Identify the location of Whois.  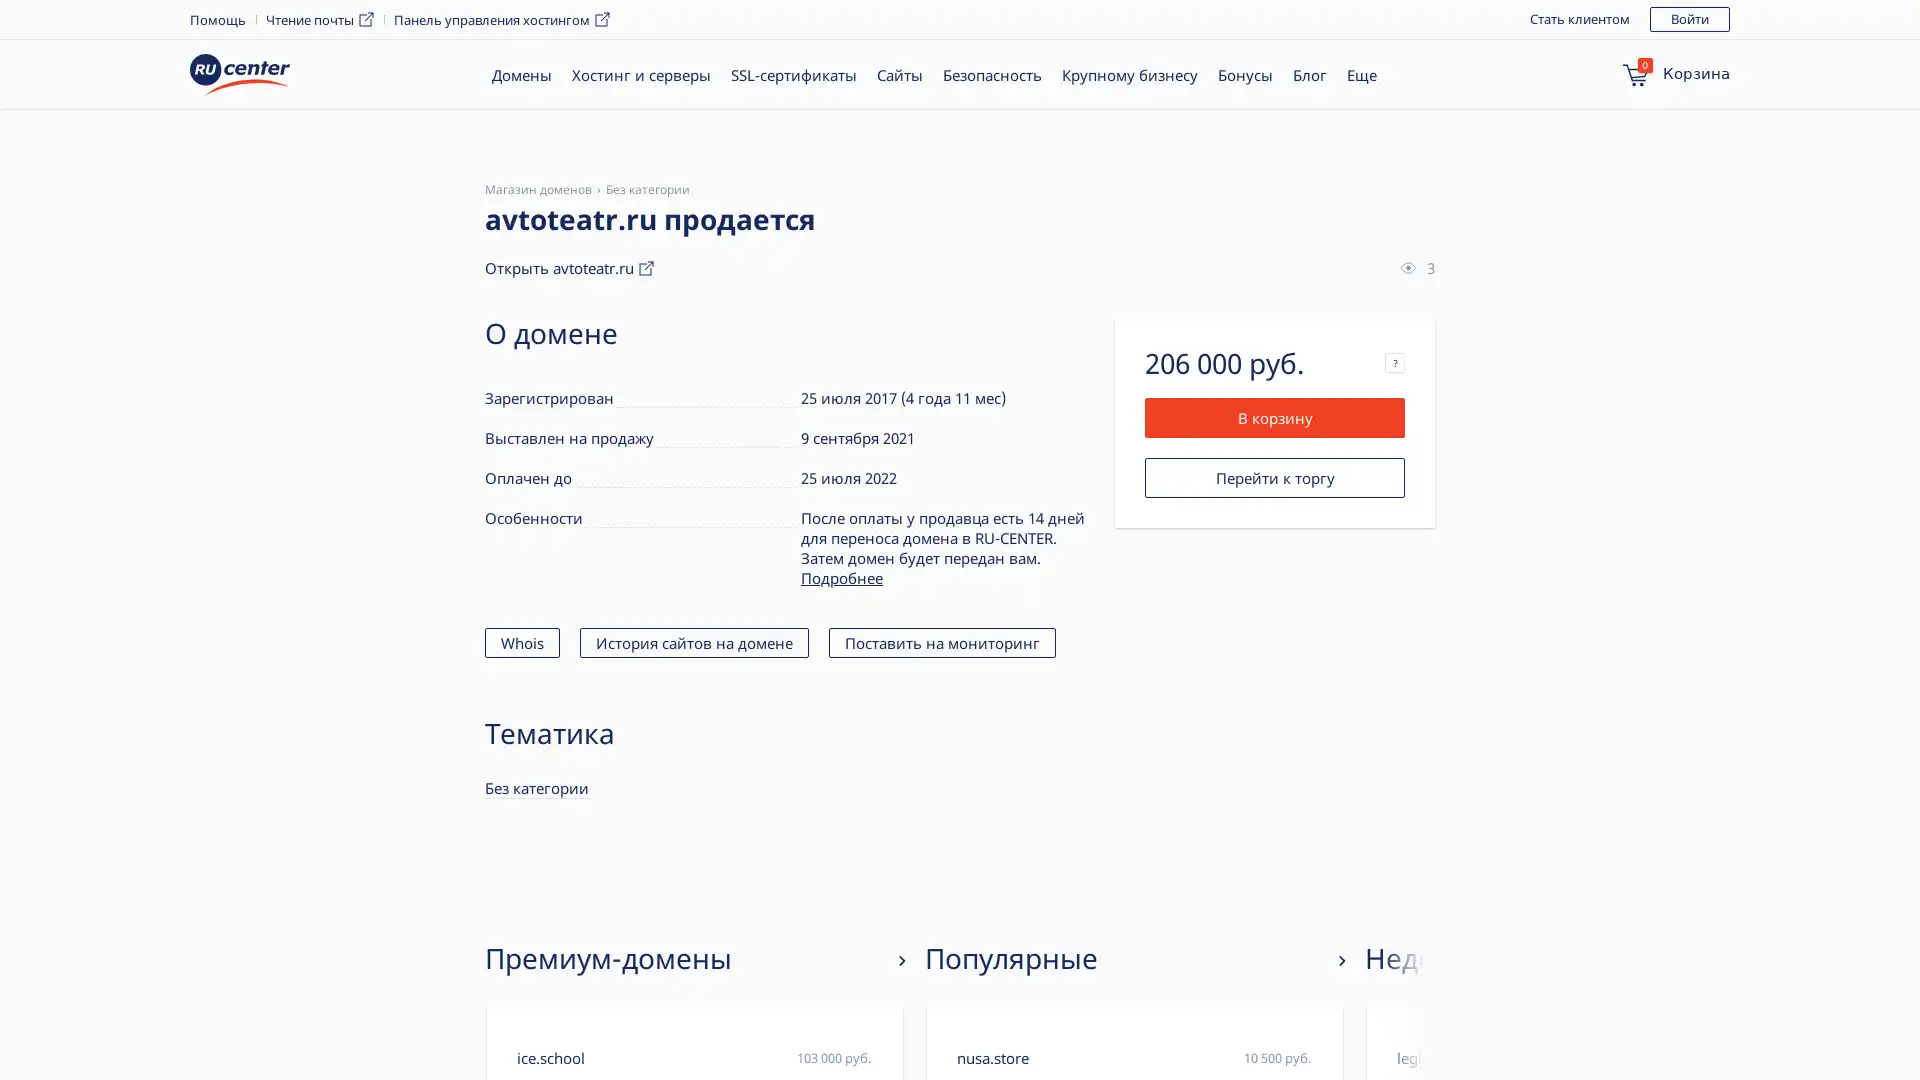
(522, 643).